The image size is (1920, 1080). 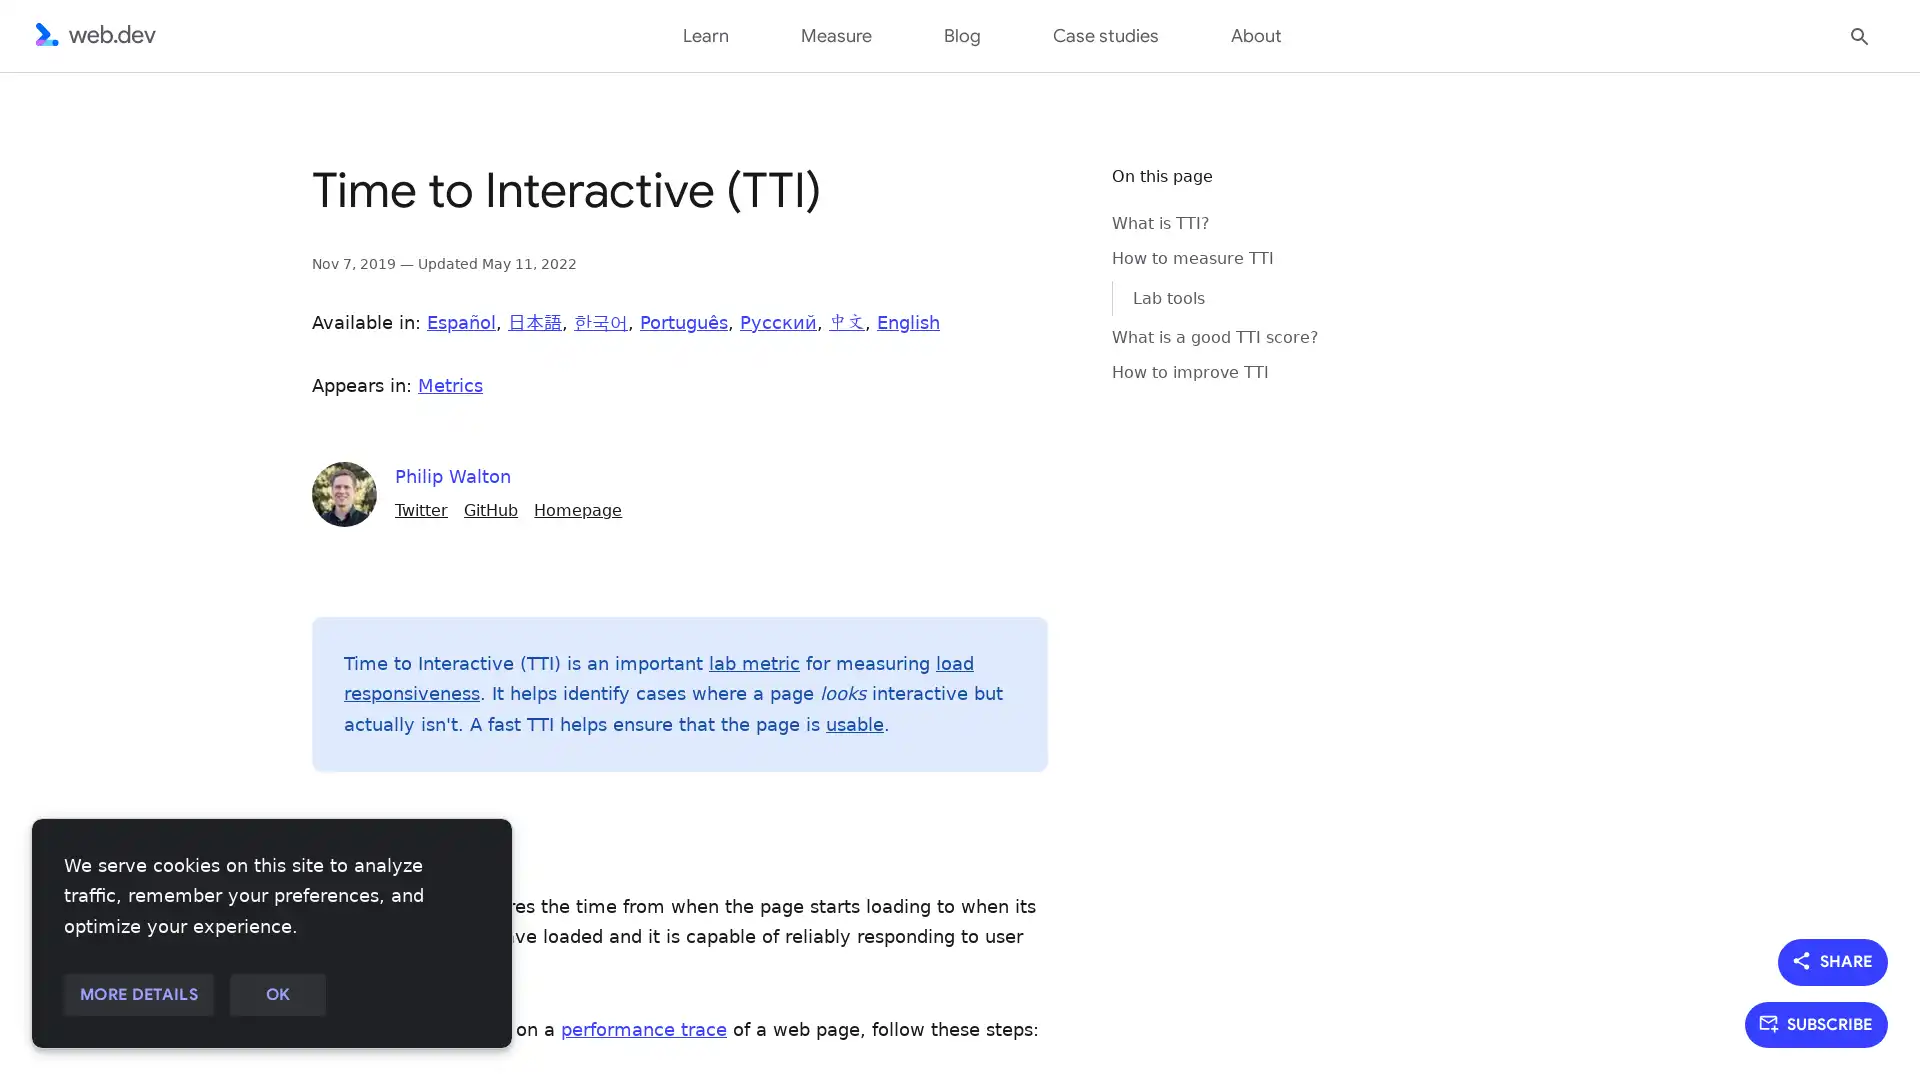 What do you see at coordinates (276, 995) in the screenshot?
I see `OK` at bounding box center [276, 995].